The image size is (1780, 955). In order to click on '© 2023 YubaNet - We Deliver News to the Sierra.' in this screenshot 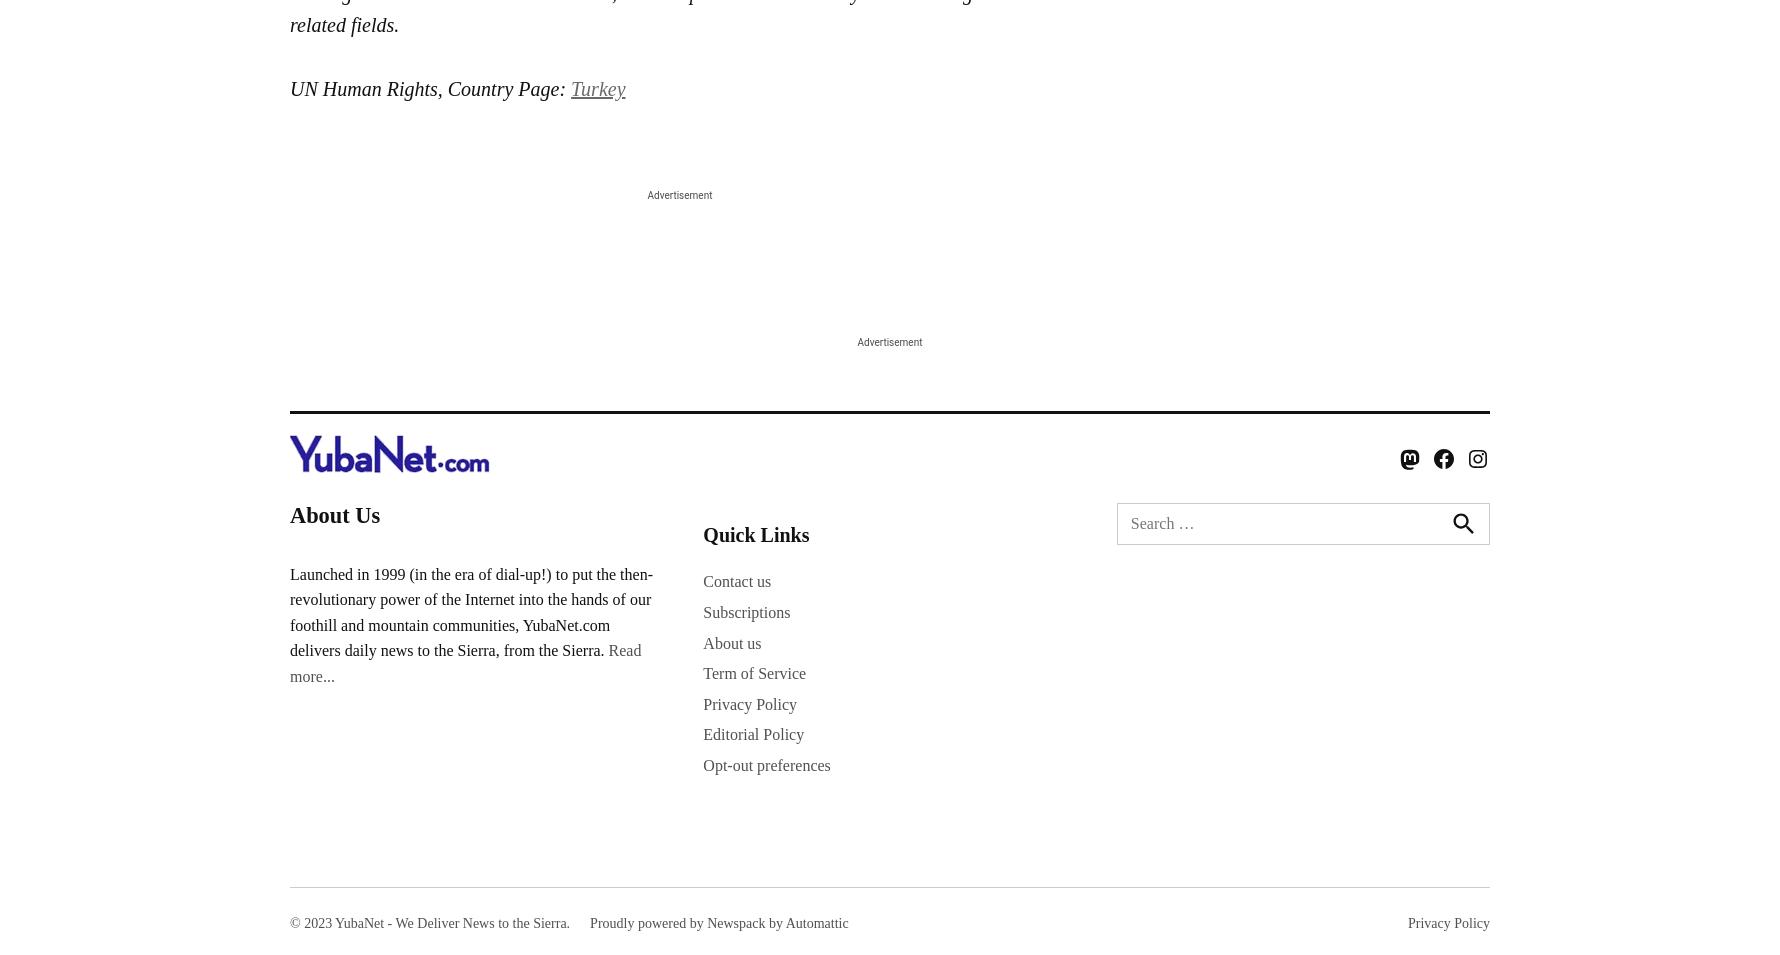, I will do `click(288, 922)`.